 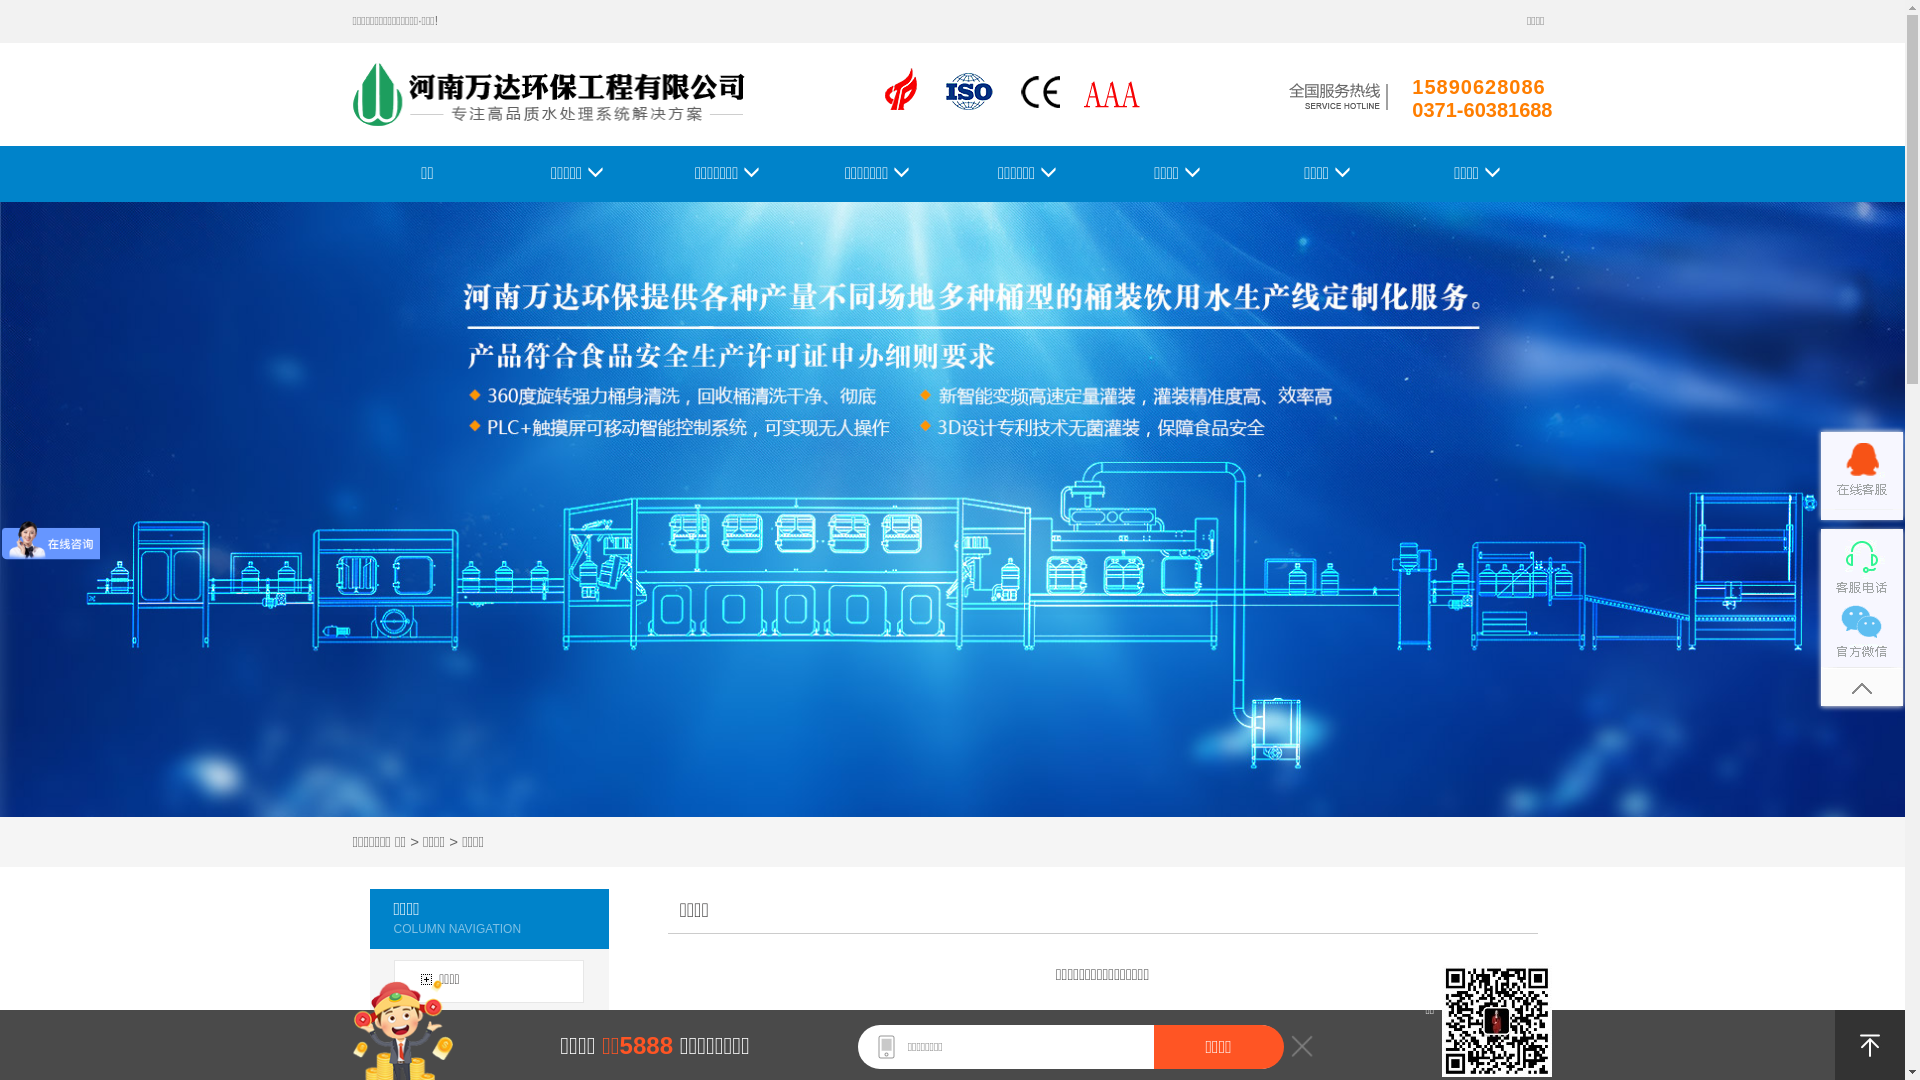 I want to click on '   ', so click(x=1121, y=1021).